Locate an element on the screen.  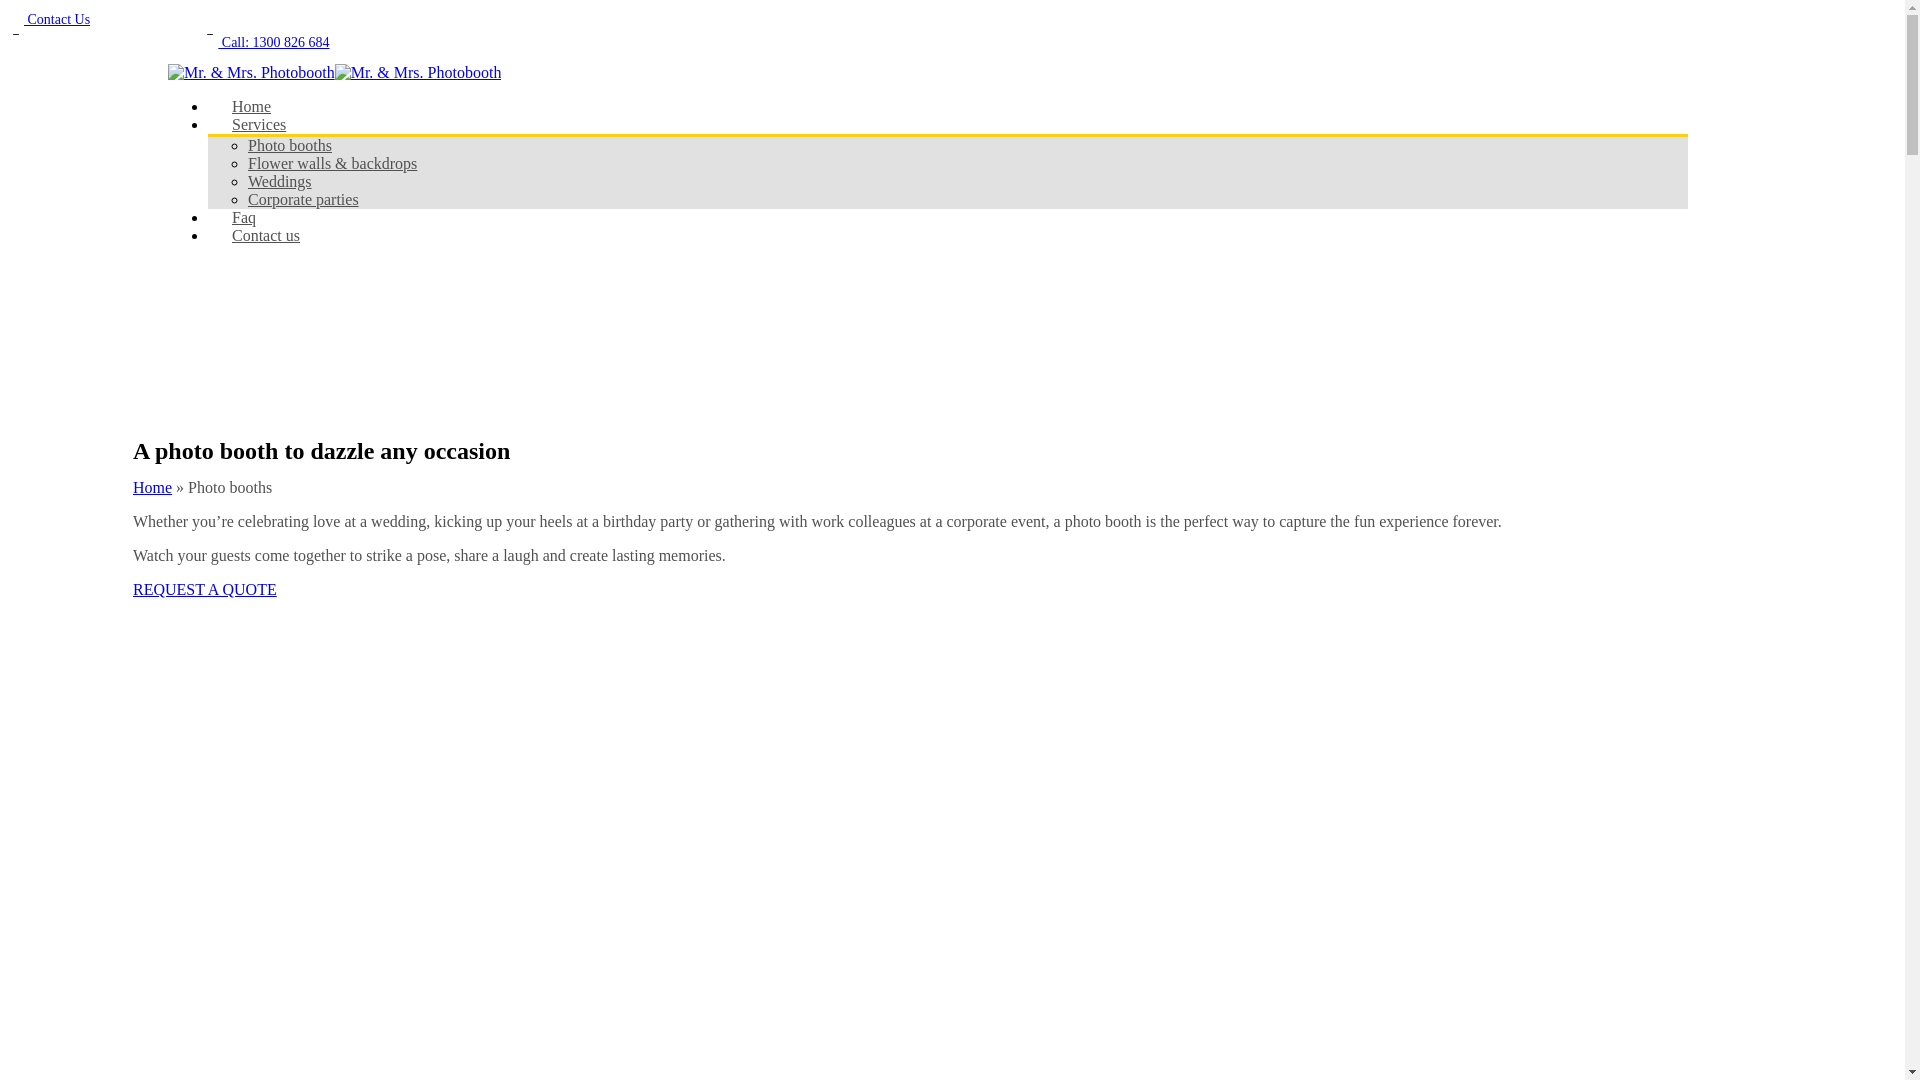
'Contact us' is located at coordinates (264, 234).